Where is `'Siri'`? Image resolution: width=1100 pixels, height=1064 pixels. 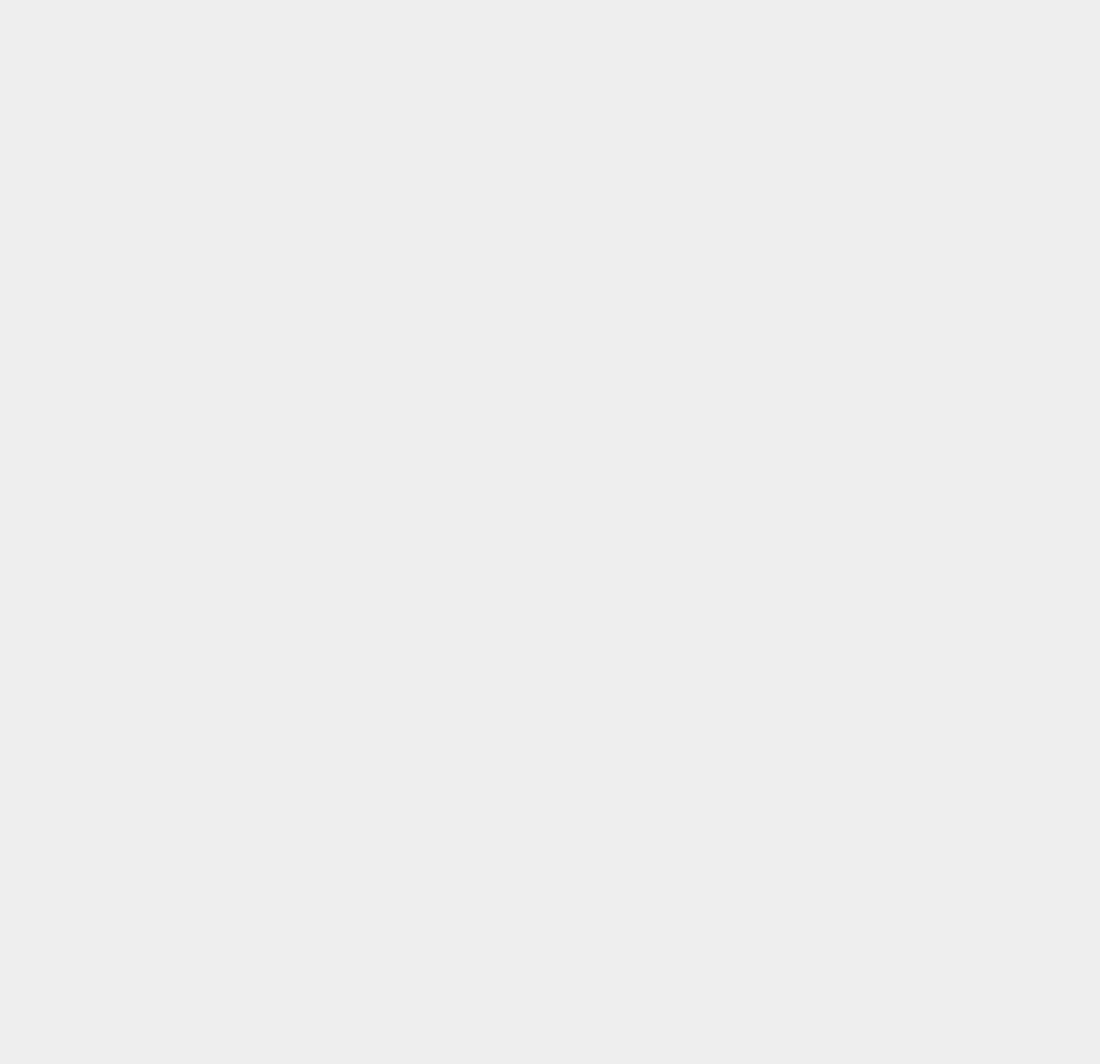 'Siri' is located at coordinates (778, 19).